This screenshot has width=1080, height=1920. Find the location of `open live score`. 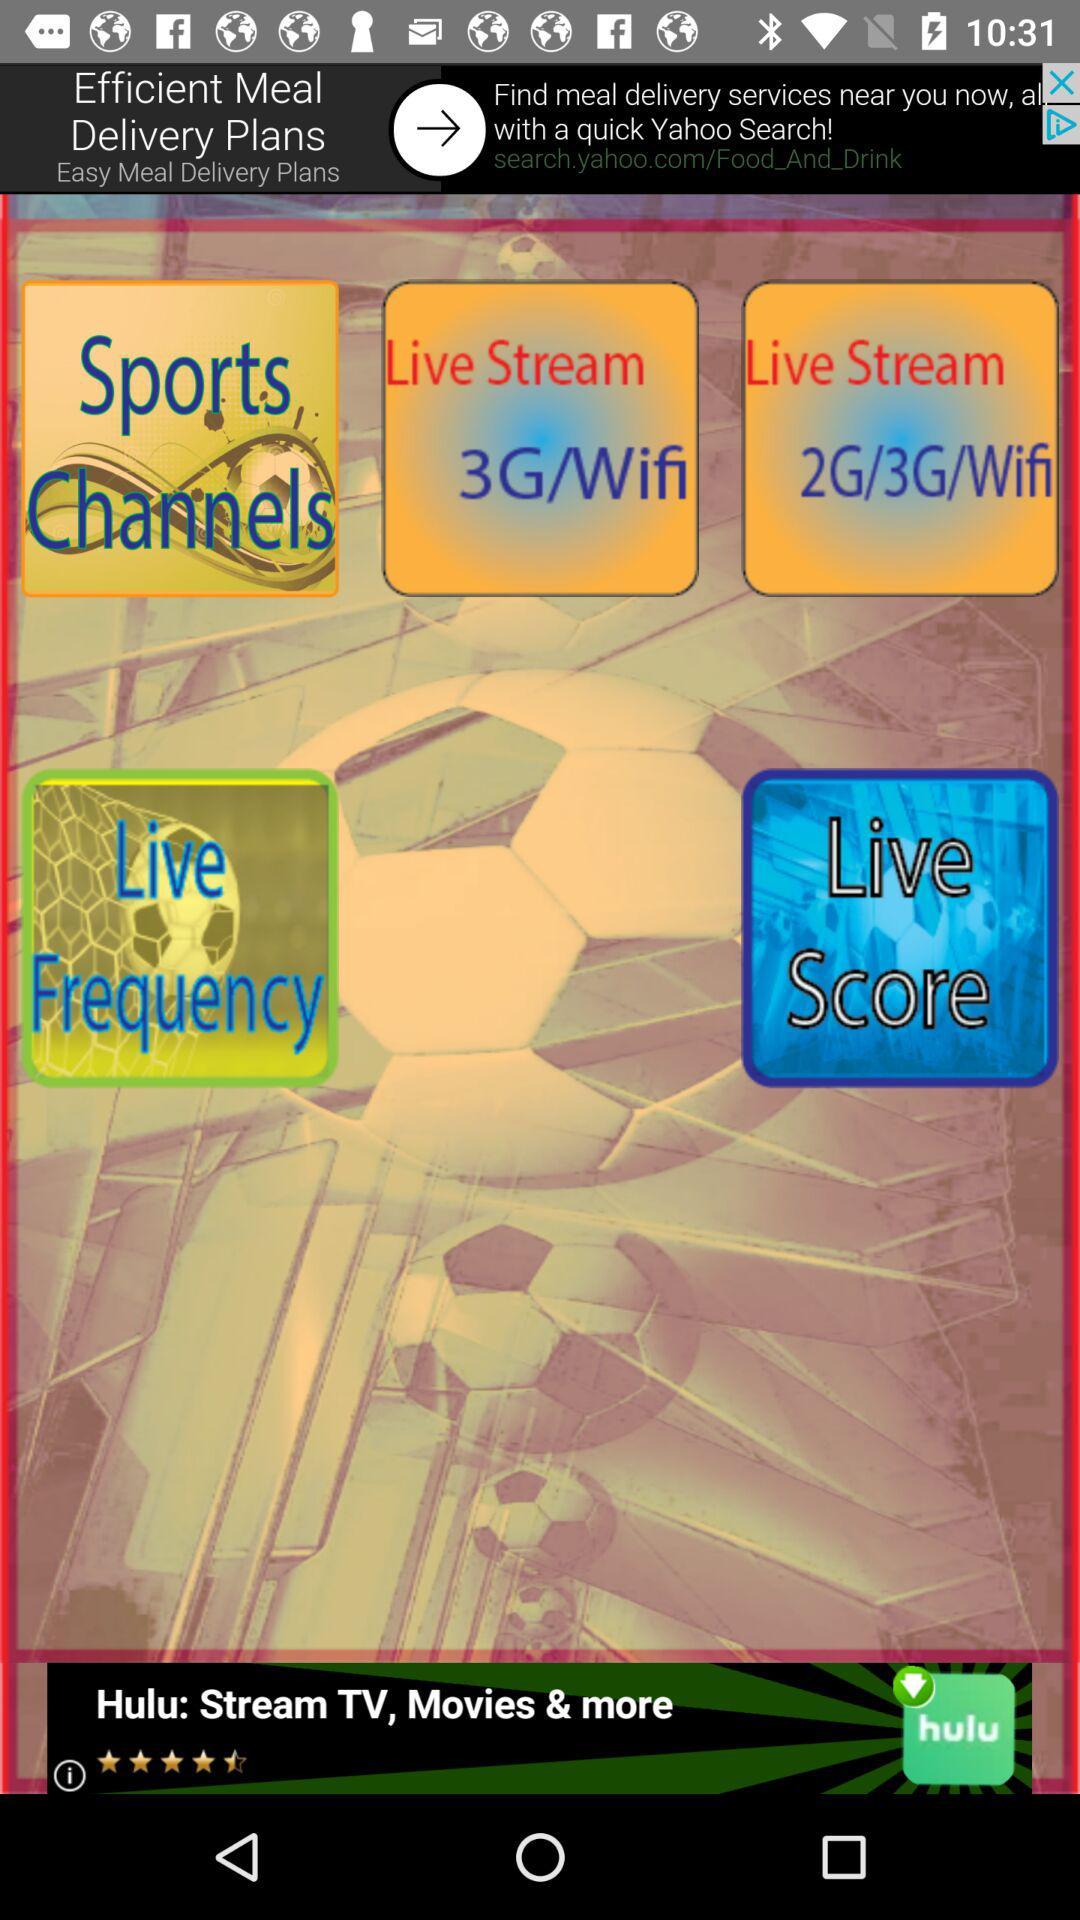

open live score is located at coordinates (898, 927).